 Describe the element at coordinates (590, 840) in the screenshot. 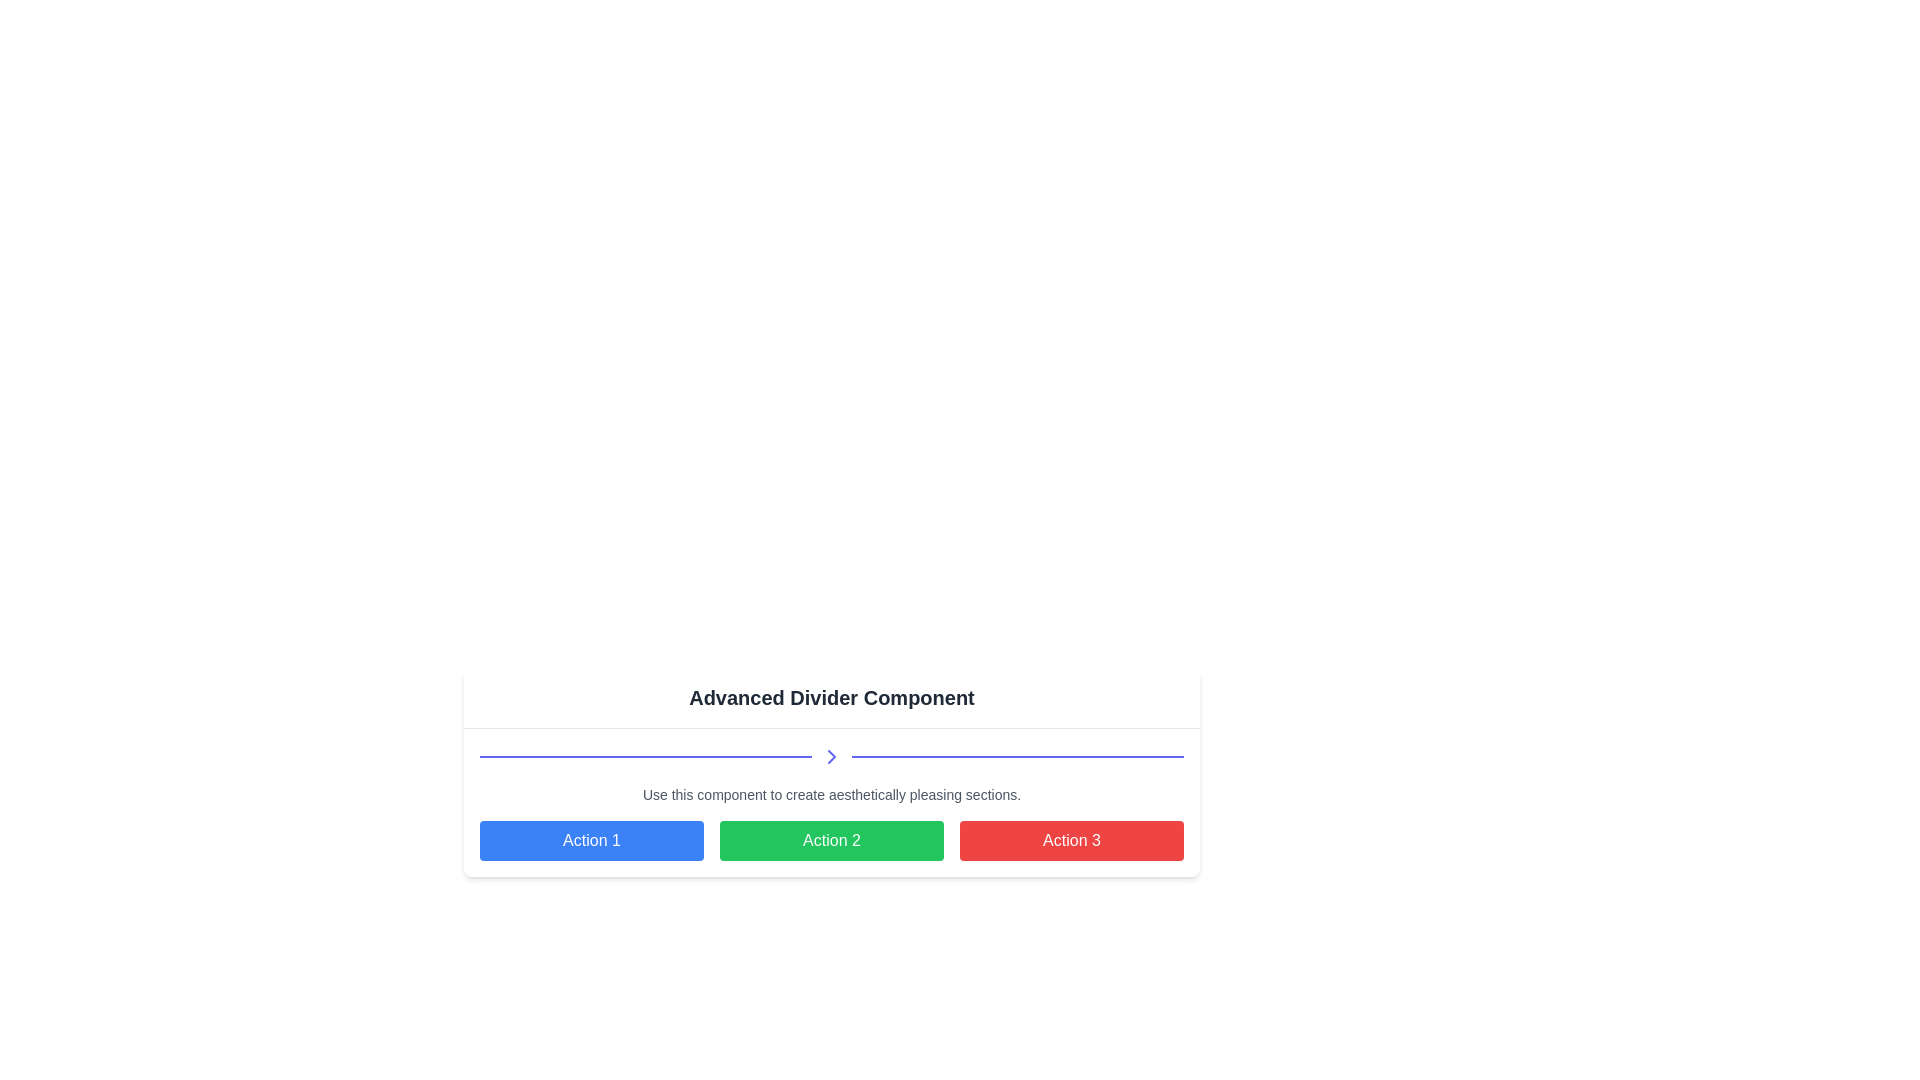

I see `the first button labeled 'Action 1'` at that location.